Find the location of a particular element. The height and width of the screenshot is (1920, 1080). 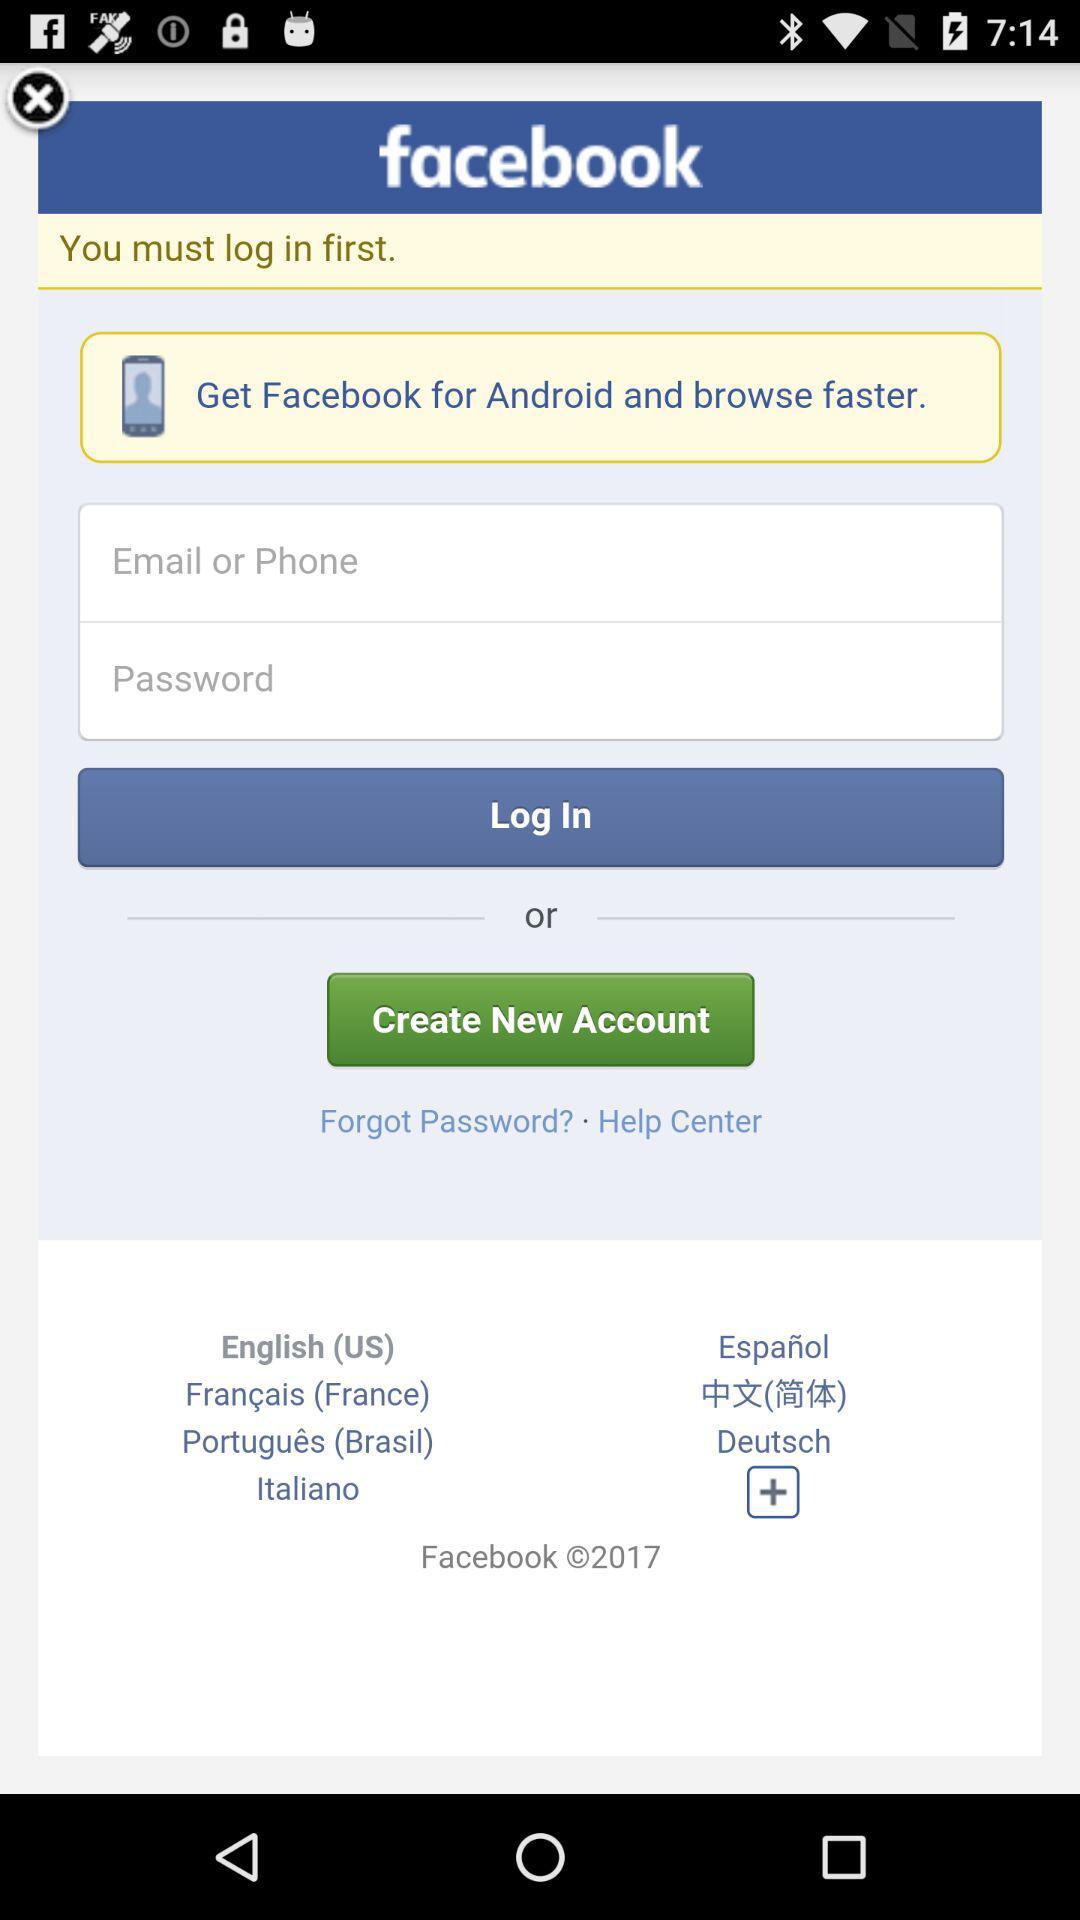

the page is located at coordinates (38, 100).